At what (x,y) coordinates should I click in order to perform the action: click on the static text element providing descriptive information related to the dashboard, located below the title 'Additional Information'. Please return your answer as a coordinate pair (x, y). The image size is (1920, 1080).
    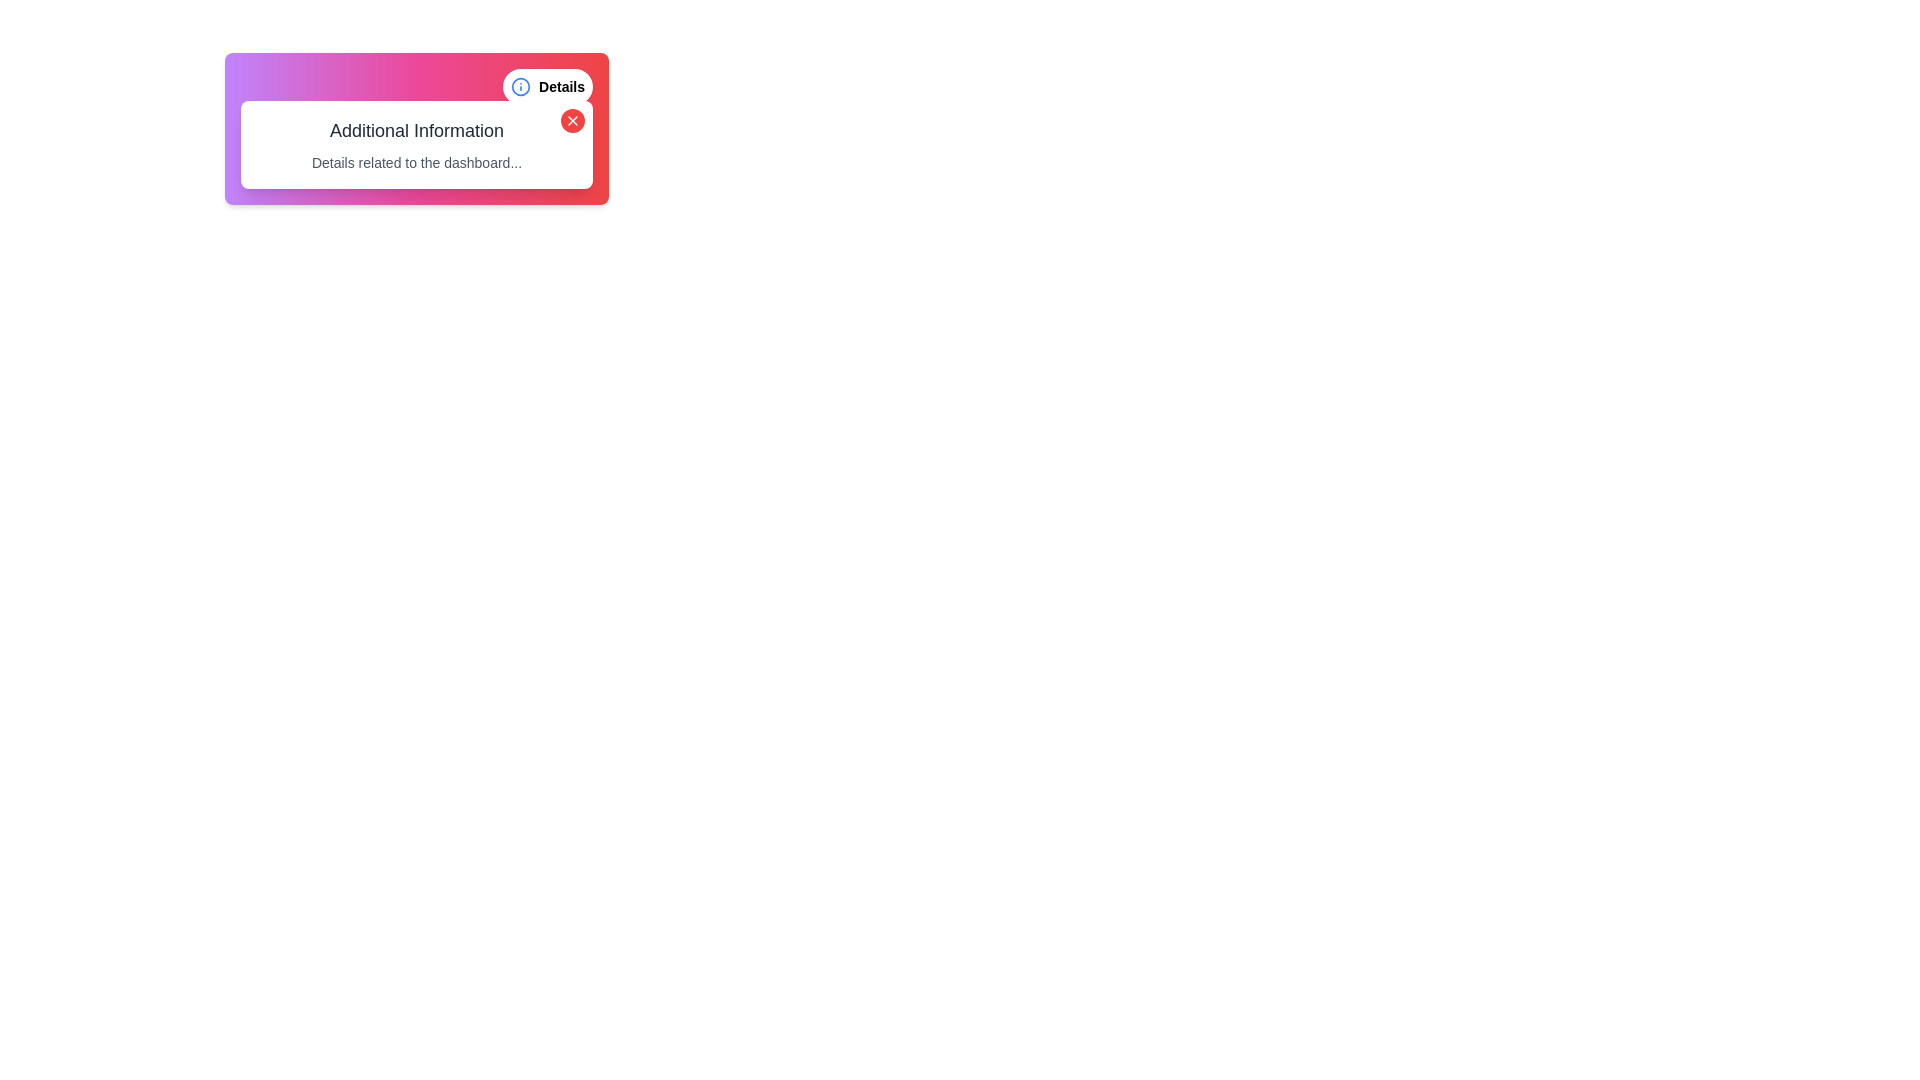
    Looking at the image, I should click on (416, 161).